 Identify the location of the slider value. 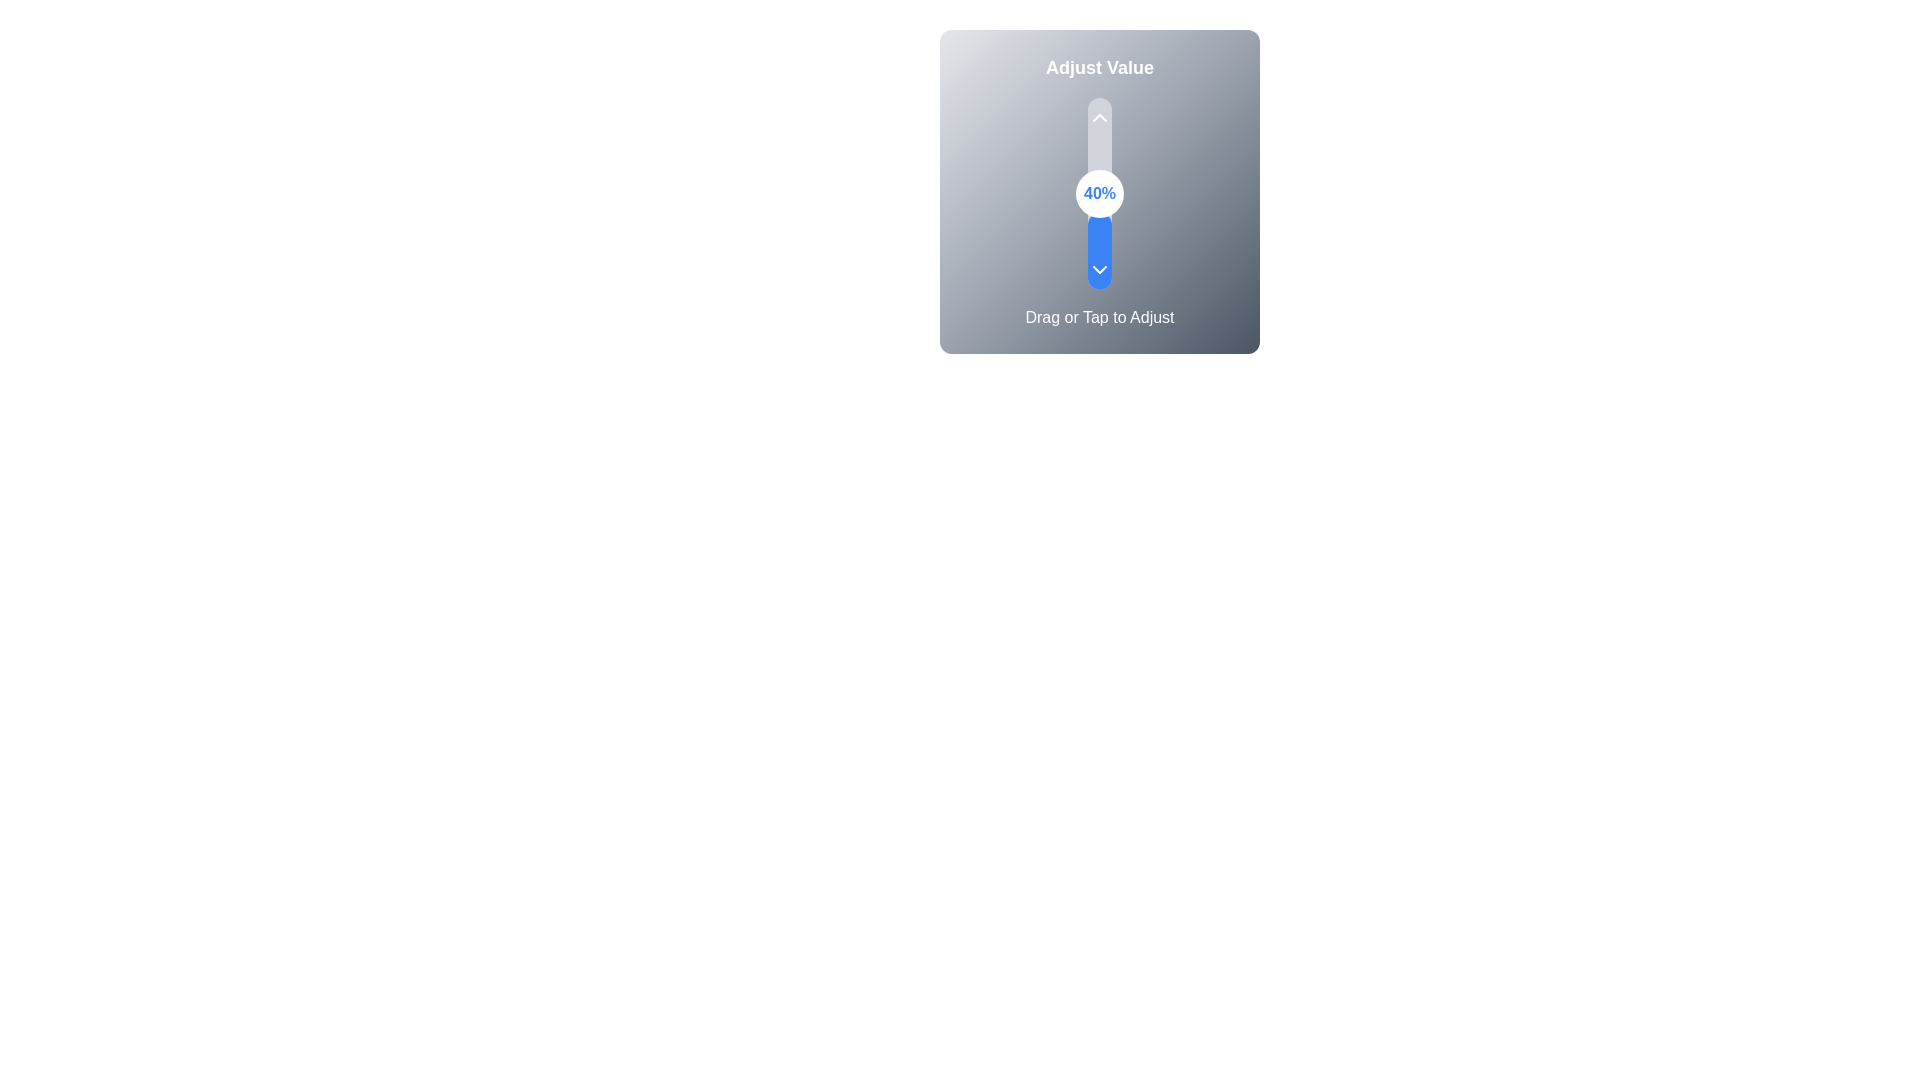
(1098, 244).